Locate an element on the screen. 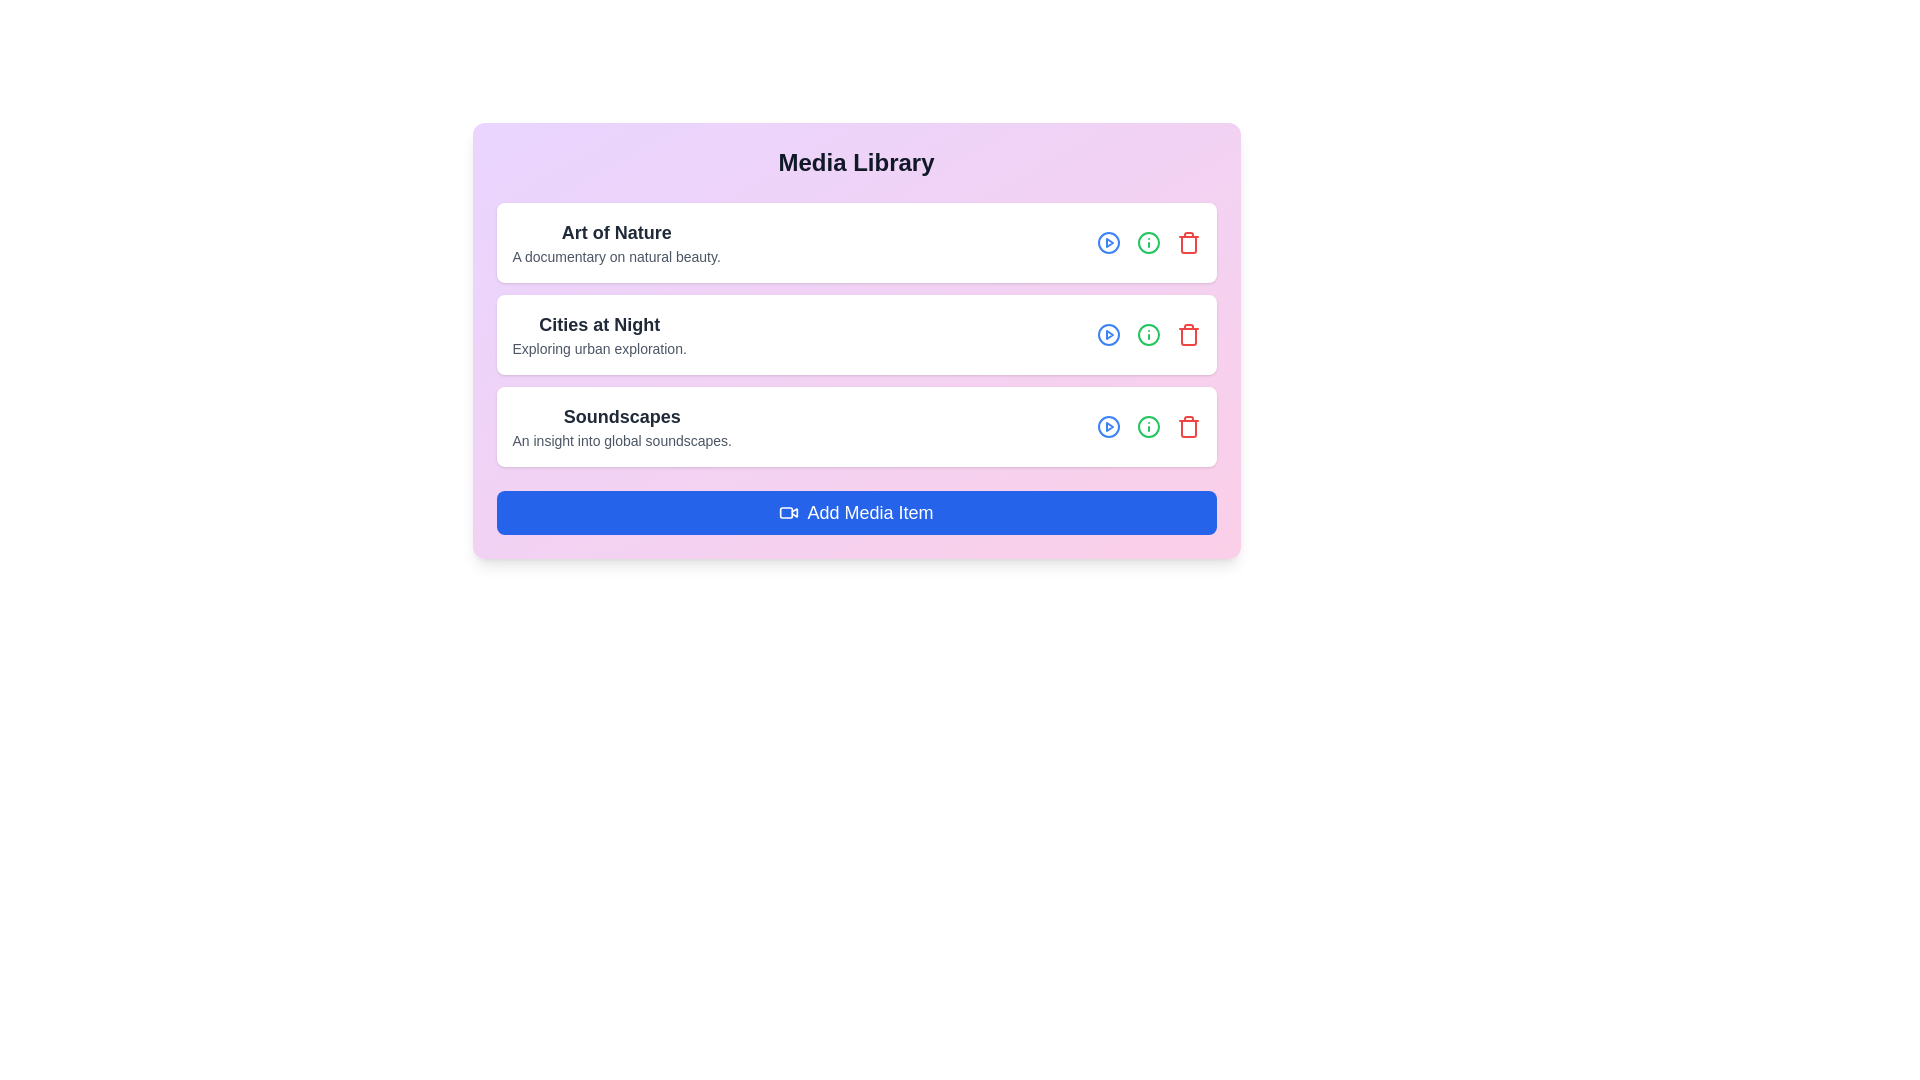 The image size is (1920, 1080). the 'Media Library' header to focus on it is located at coordinates (856, 161).